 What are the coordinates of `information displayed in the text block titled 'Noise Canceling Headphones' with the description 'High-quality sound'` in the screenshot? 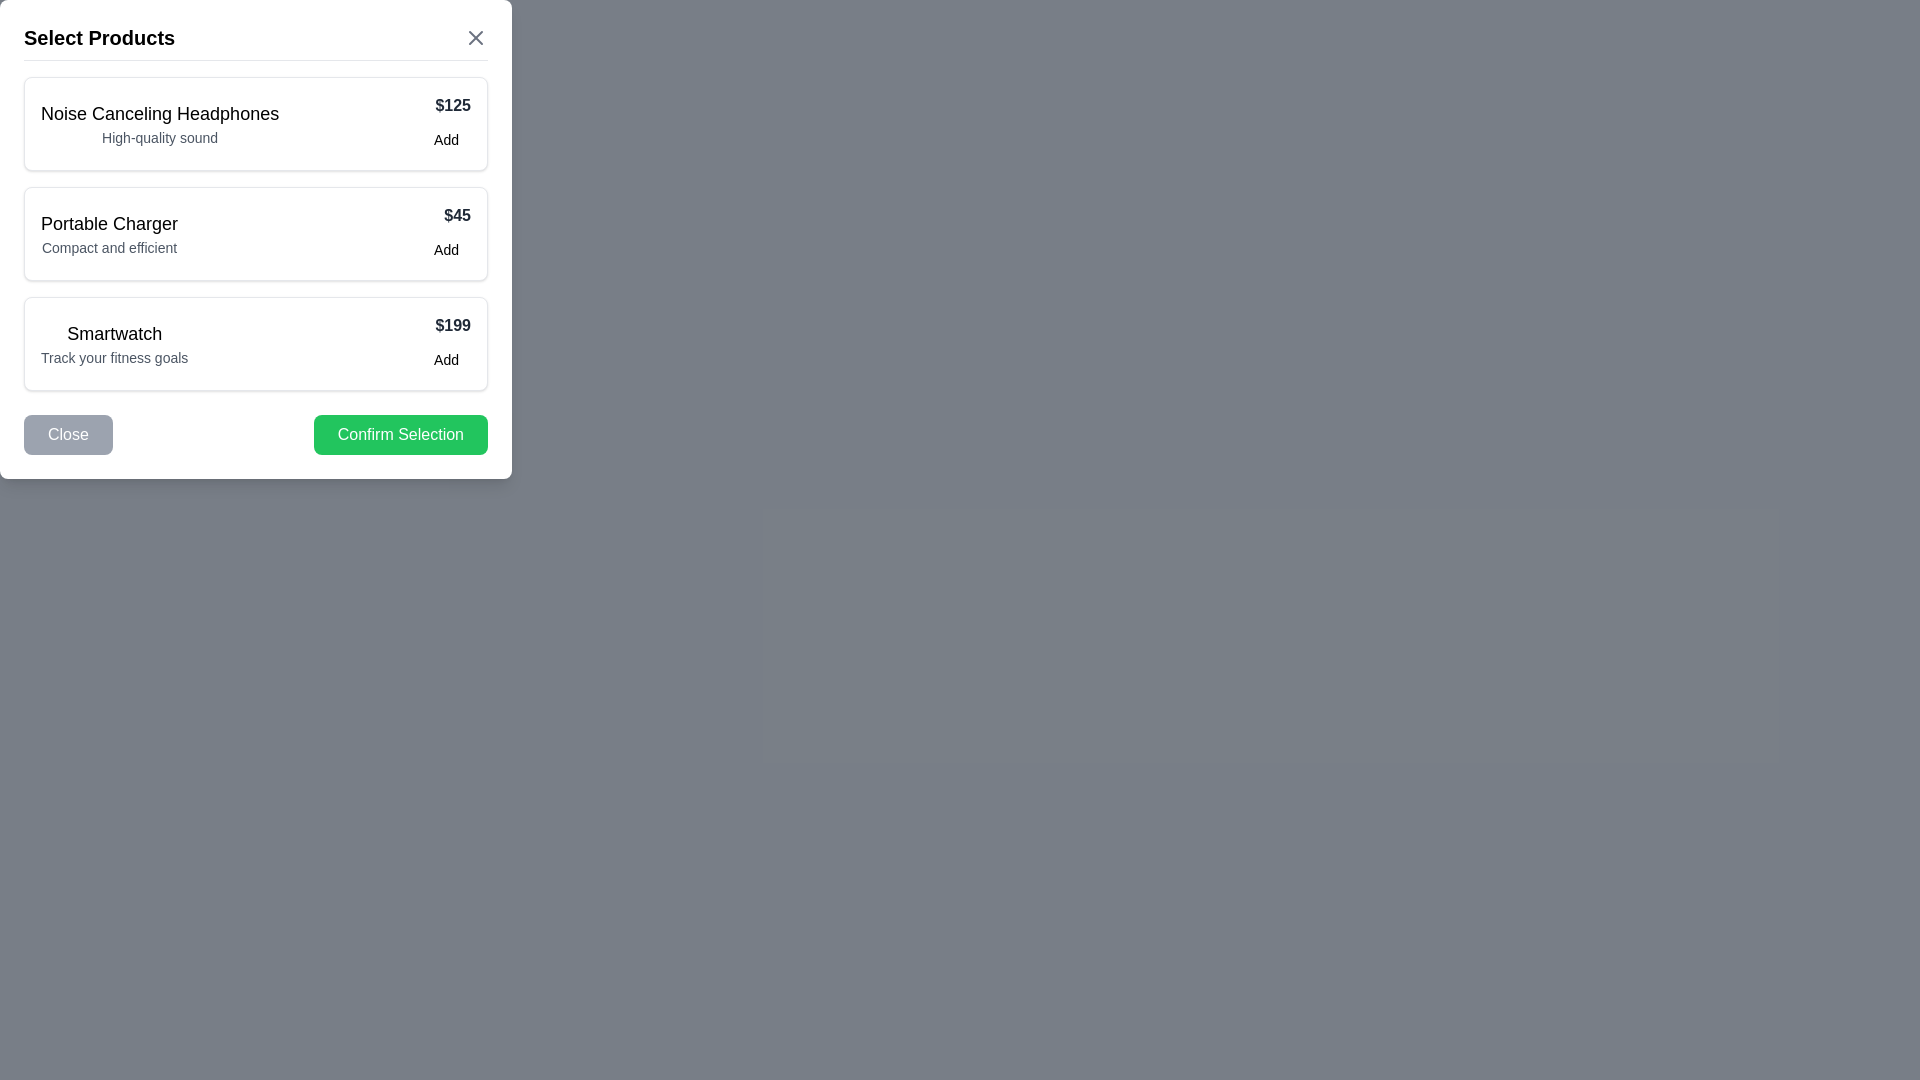 It's located at (160, 123).